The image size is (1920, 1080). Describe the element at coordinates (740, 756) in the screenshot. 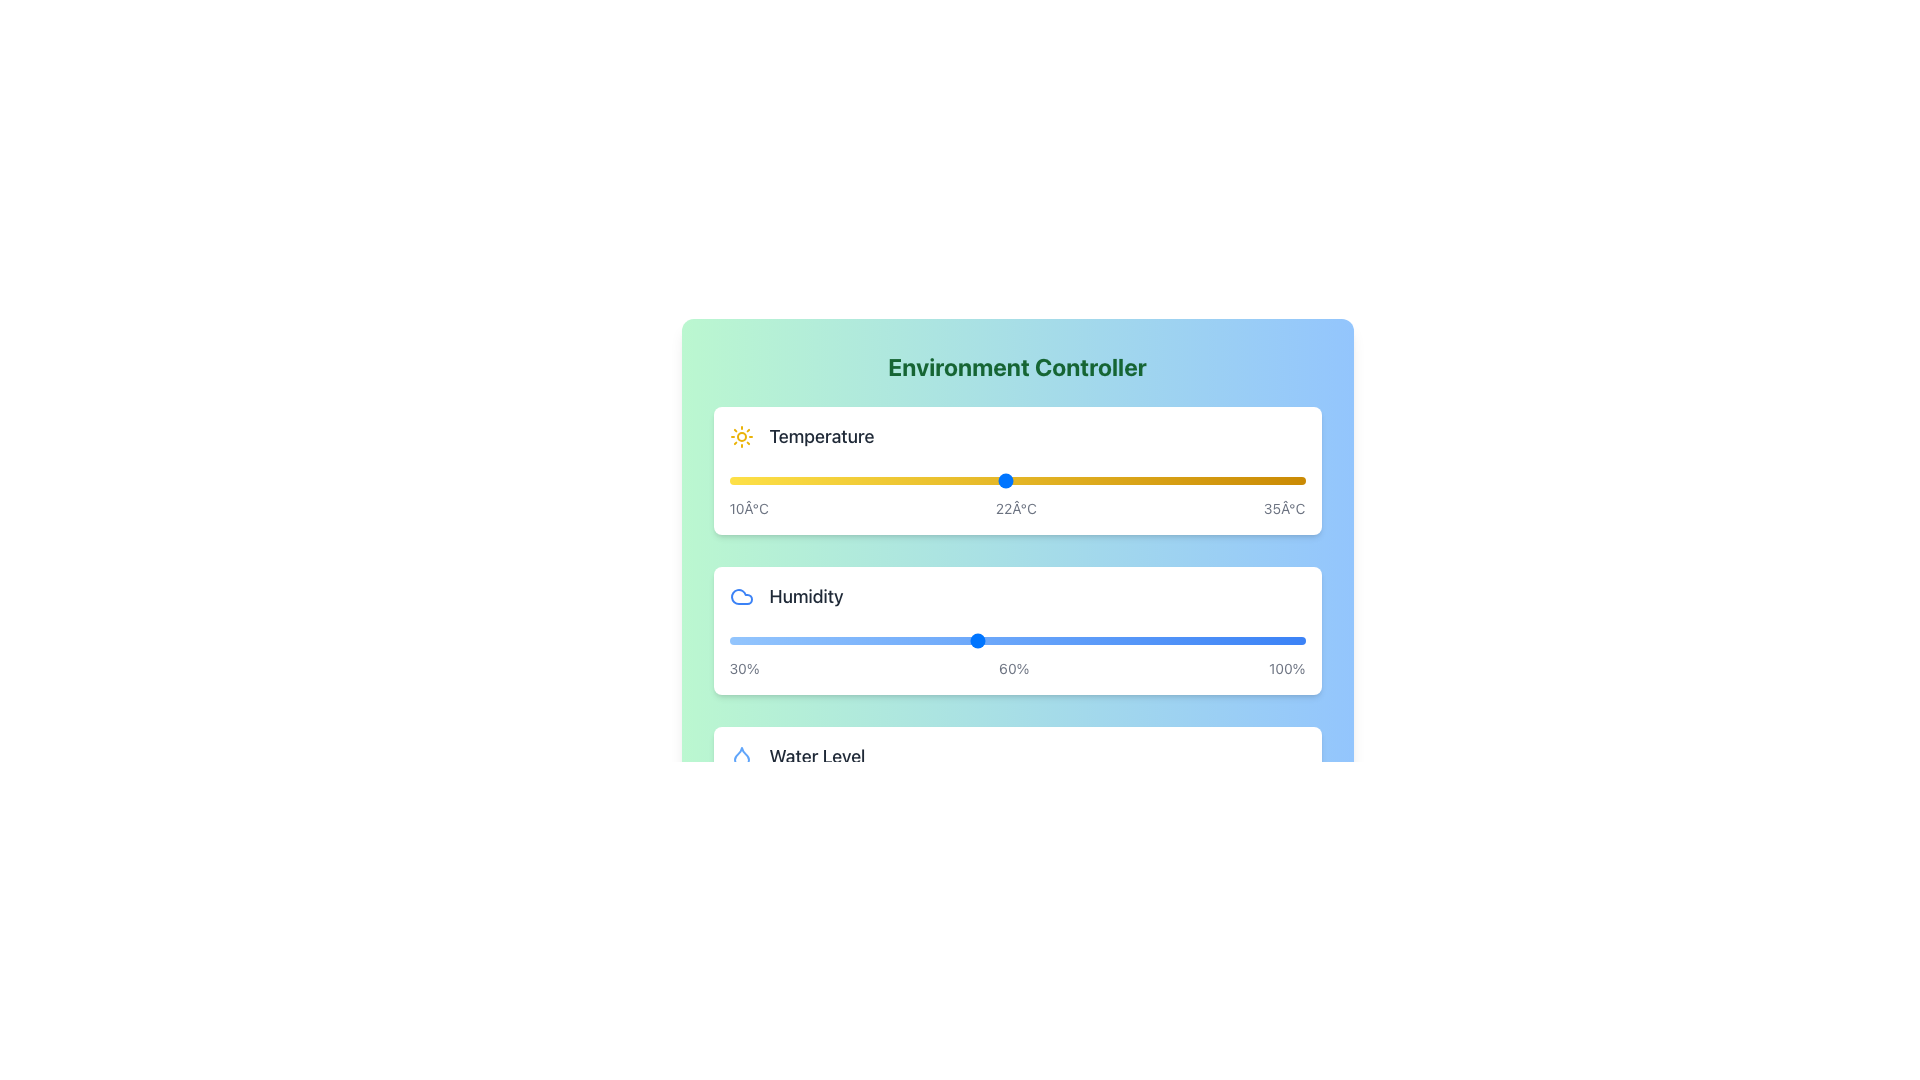

I see `the water level icon, which is a minimalistic light blue droplet shaped wireframe located to the left of the 'Water Level' text` at that location.